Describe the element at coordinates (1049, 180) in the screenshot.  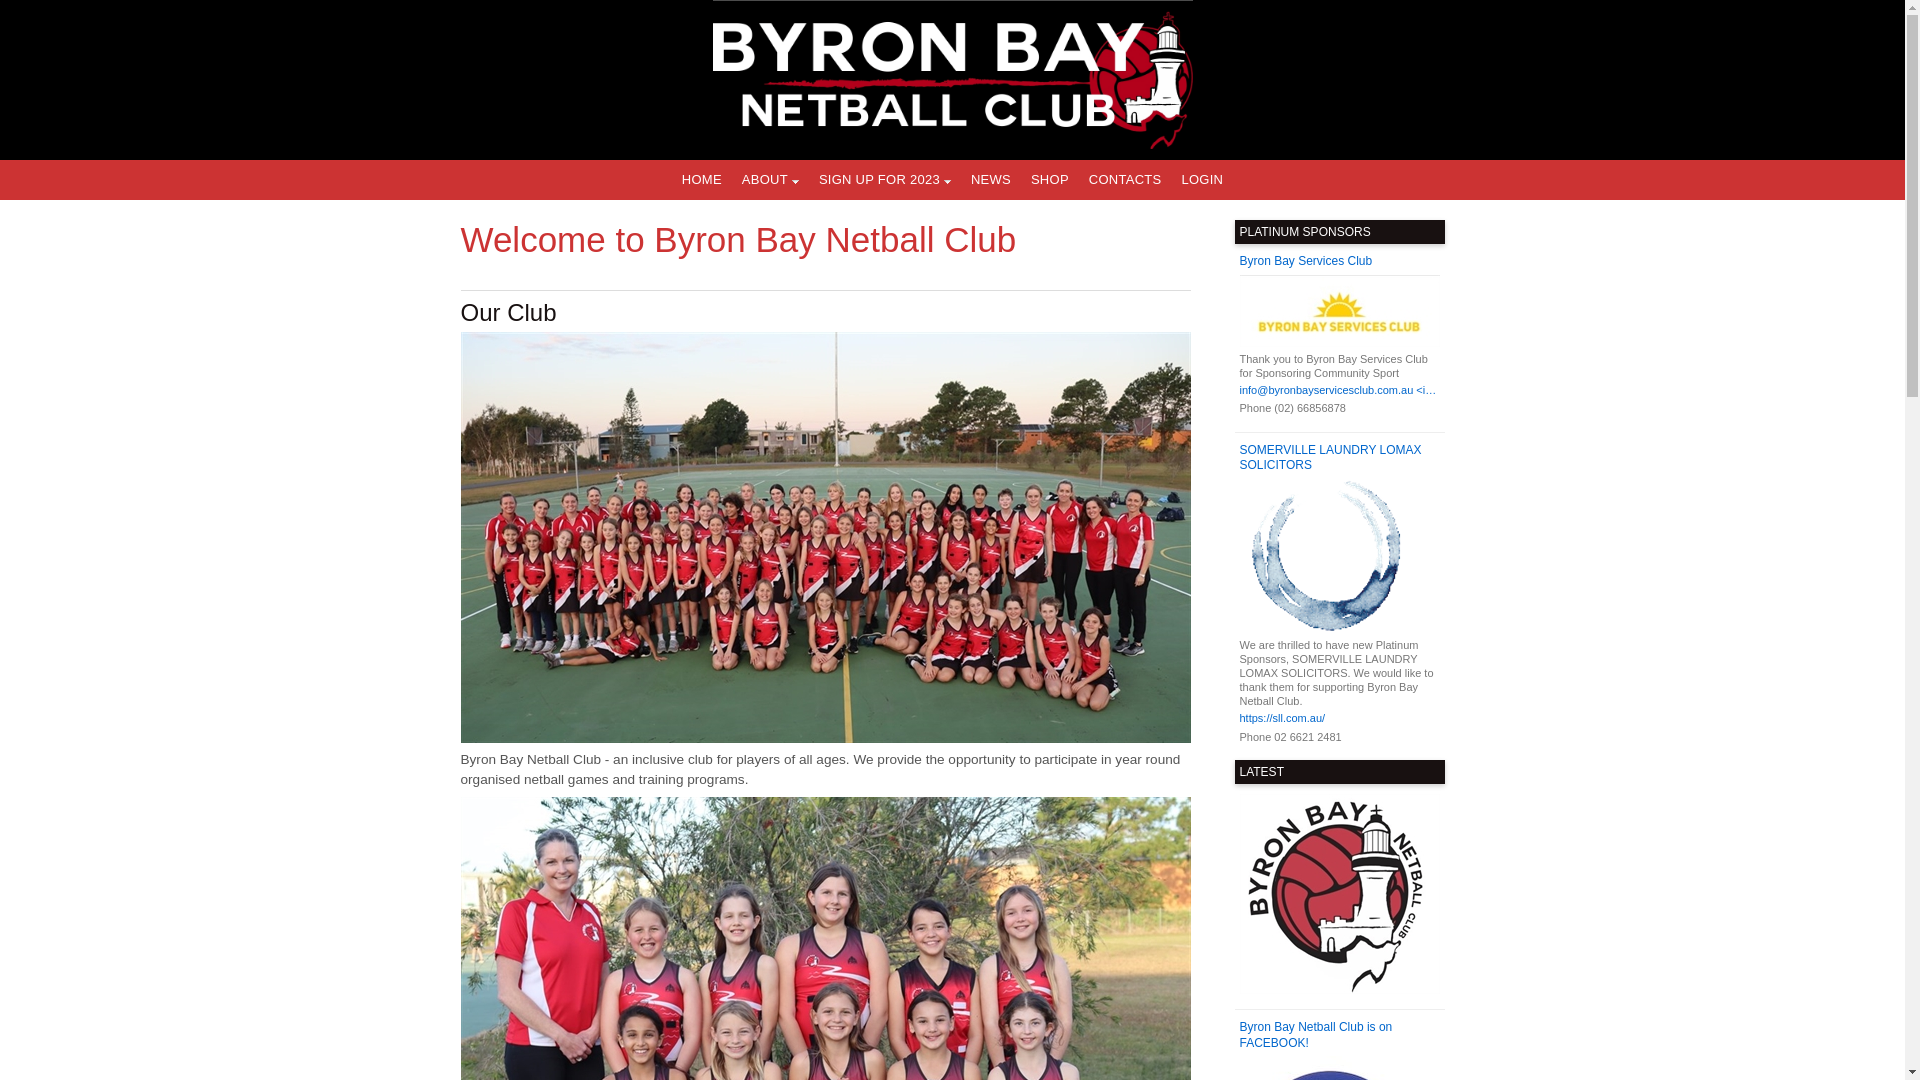
I see `'SHOP'` at that location.